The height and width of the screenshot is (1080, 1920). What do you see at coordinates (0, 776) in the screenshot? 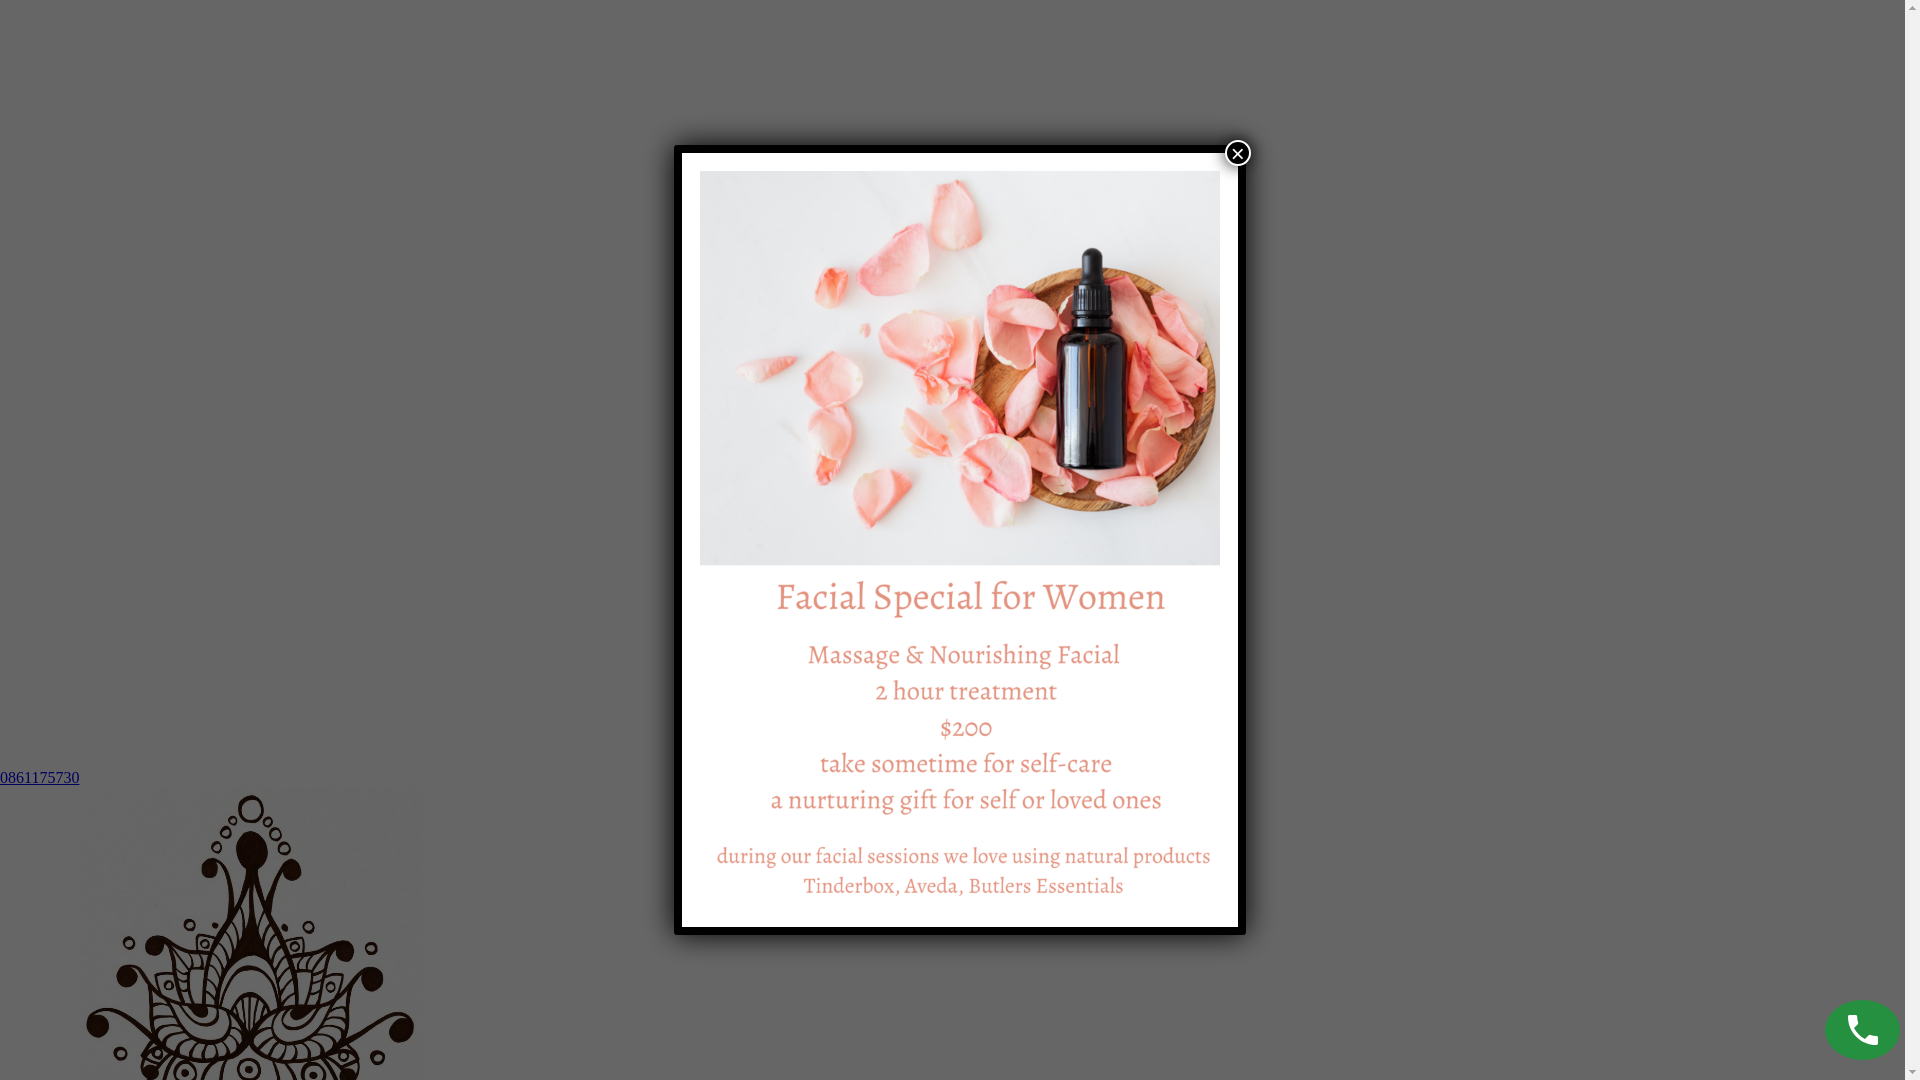
I see `'0861175730'` at bounding box center [0, 776].